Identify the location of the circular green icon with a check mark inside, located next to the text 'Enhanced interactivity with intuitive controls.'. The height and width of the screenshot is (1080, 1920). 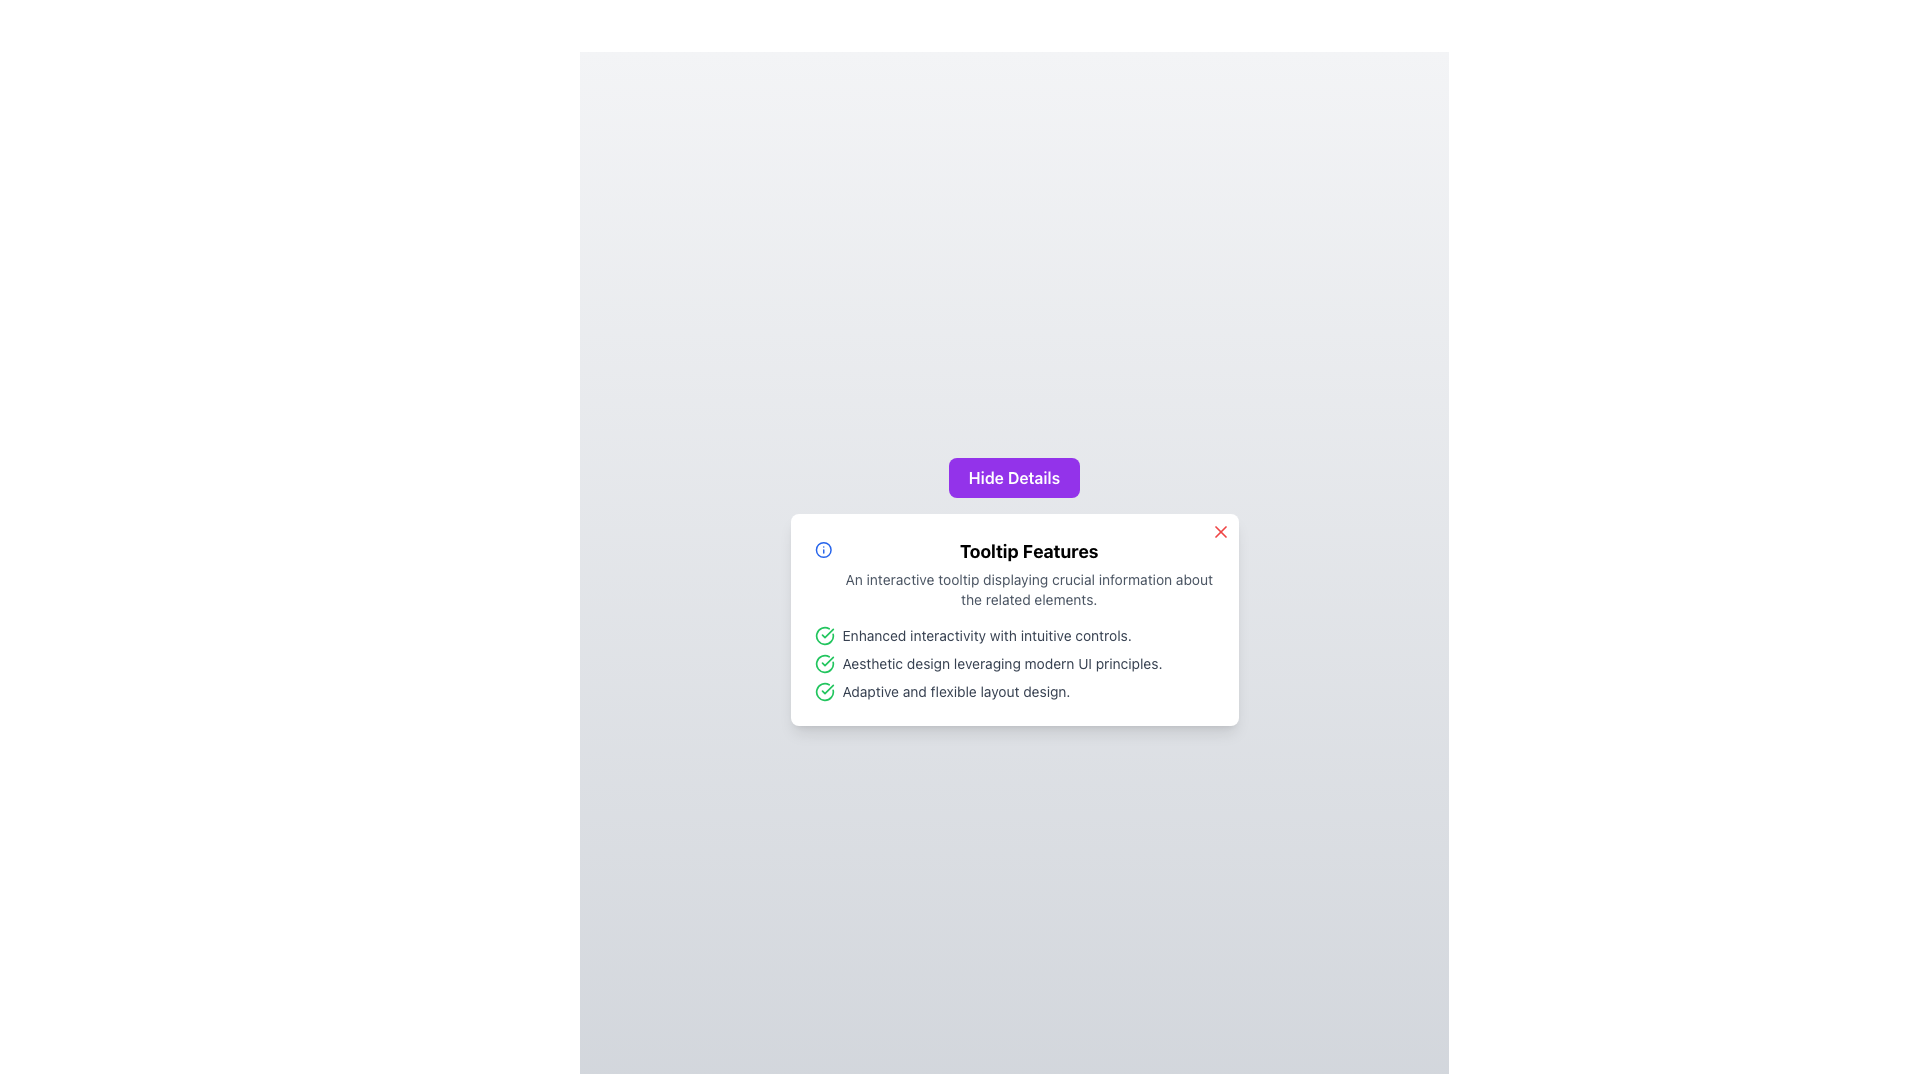
(824, 636).